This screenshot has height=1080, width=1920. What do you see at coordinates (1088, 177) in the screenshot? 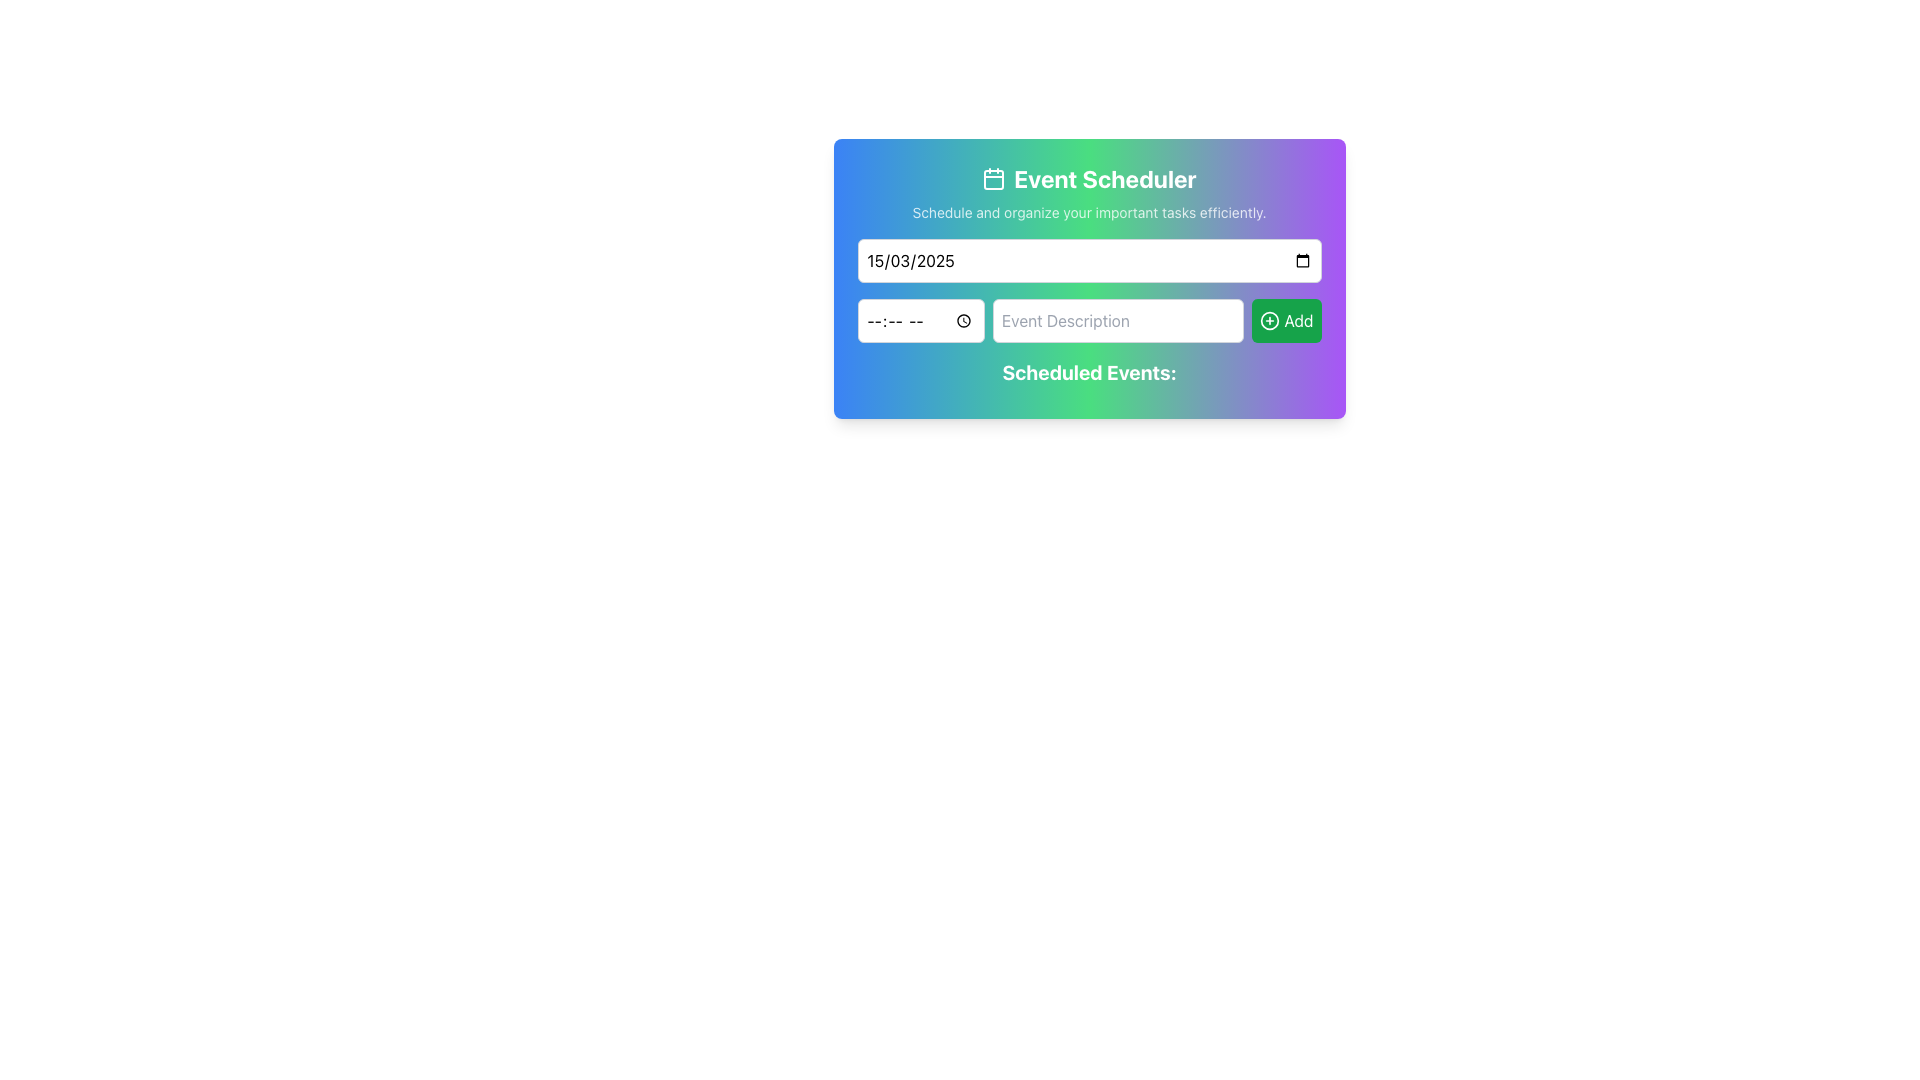
I see `bold, center-aligned text labeled 'Event Scheduler' with a calendar icon on its left, positioned at the top-center of the card interface` at bounding box center [1088, 177].